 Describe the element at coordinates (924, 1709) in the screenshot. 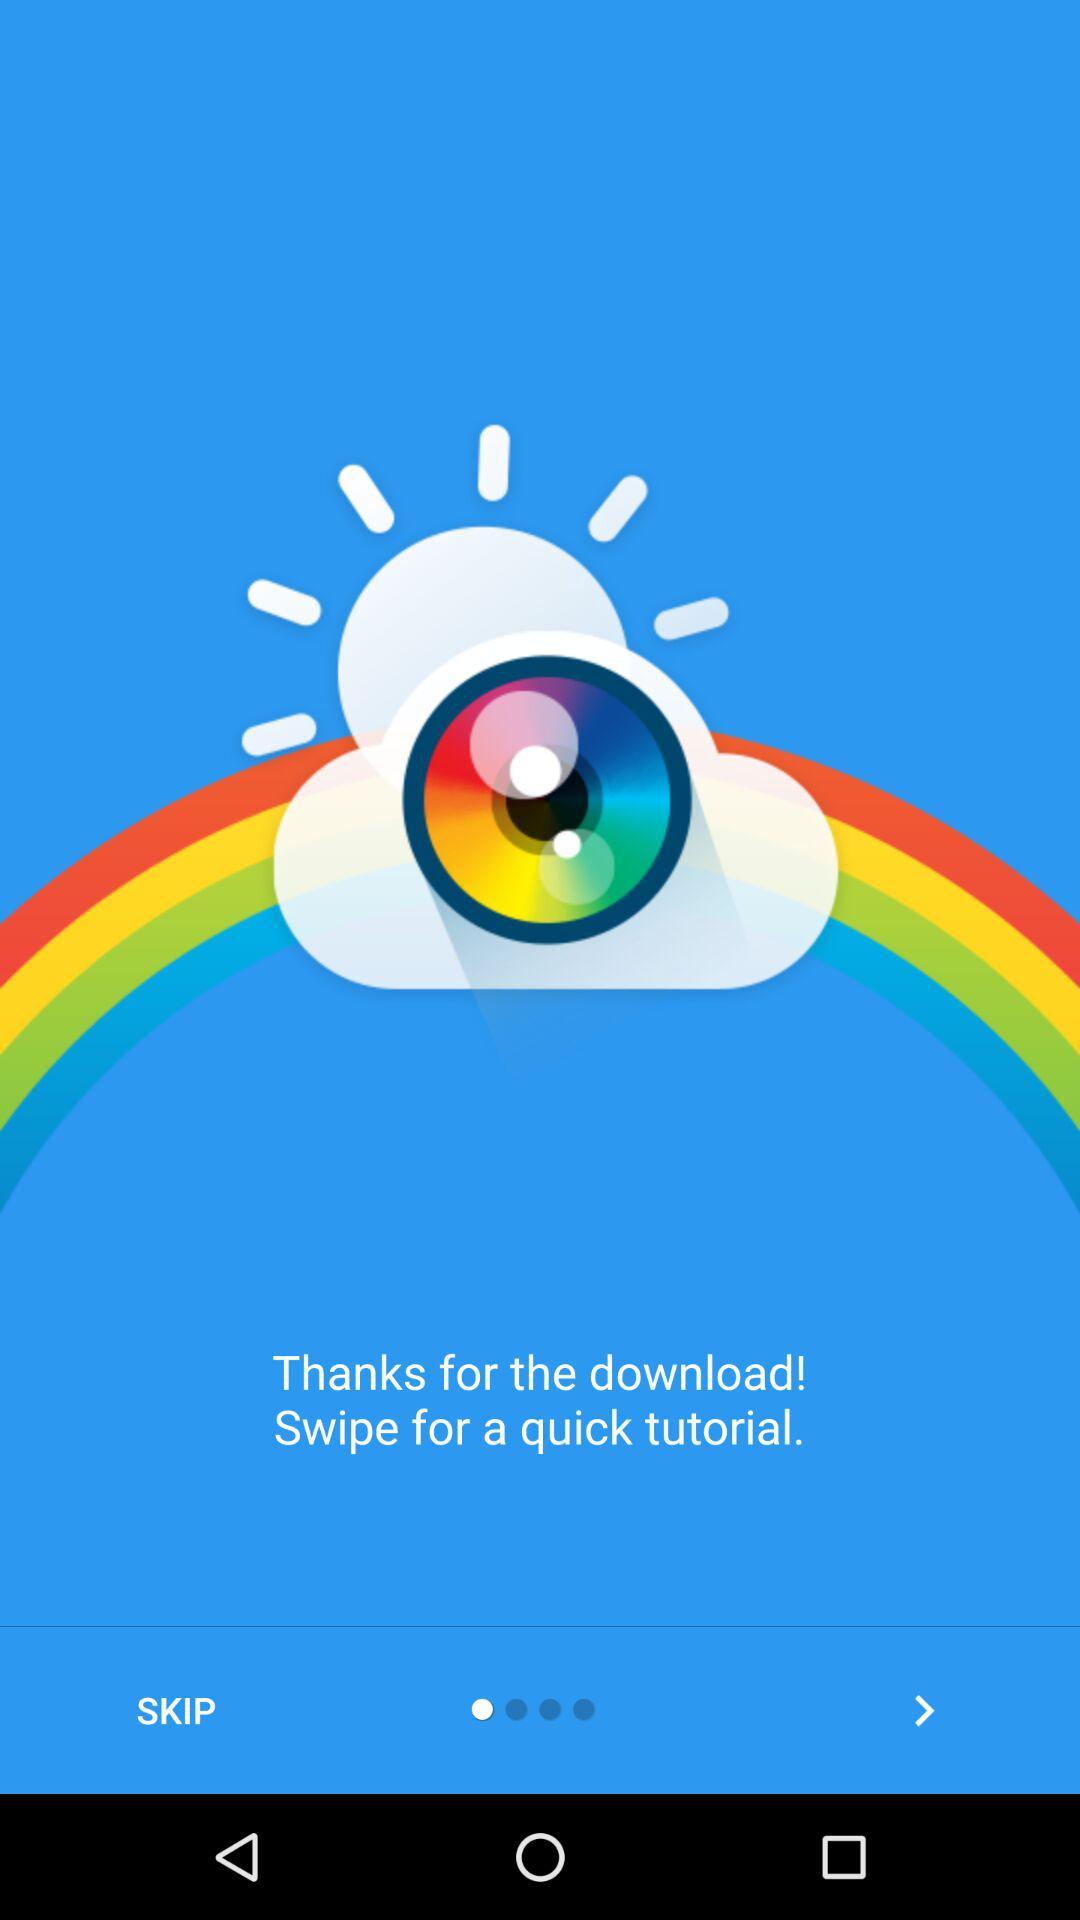

I see `swipe to continue tutorial` at that location.